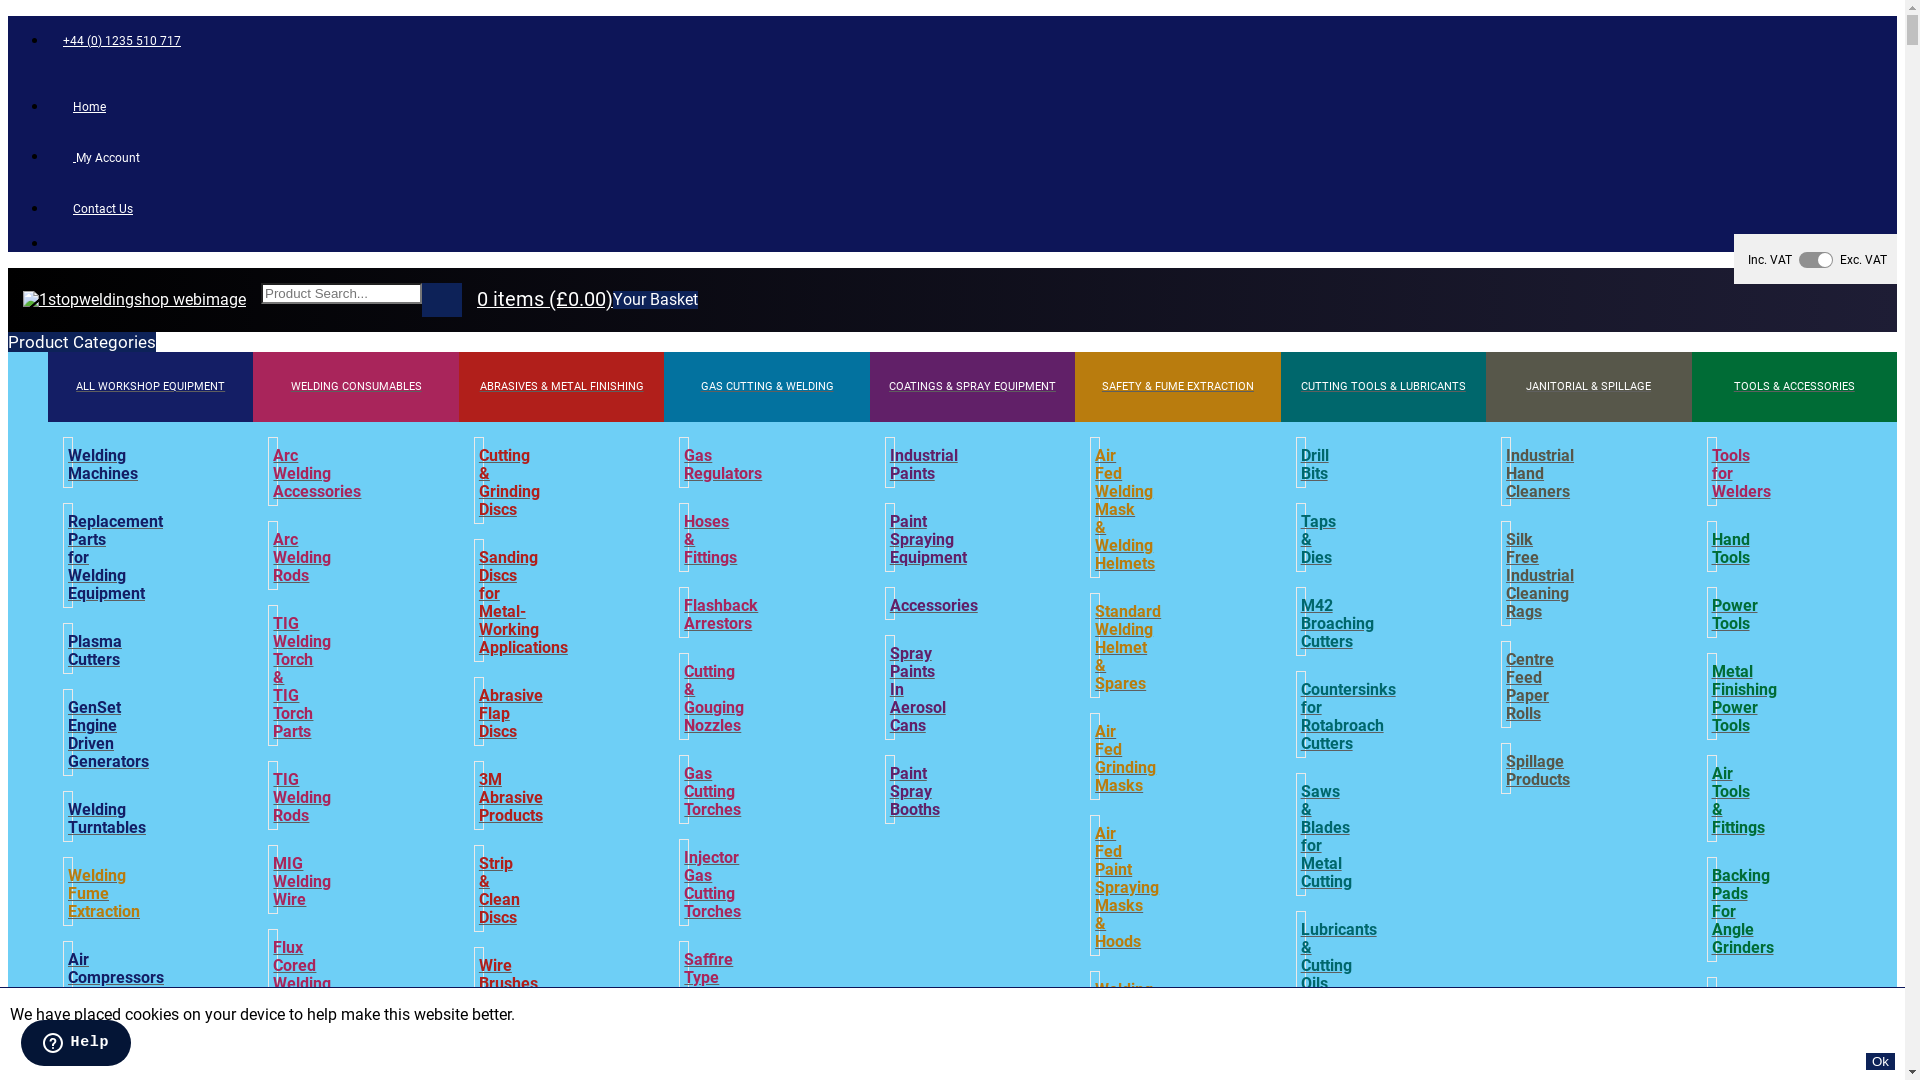 The width and height of the screenshot is (1920, 1080). What do you see at coordinates (523, 601) in the screenshot?
I see `'Sanding Discs for Metal-Working Applications'` at bounding box center [523, 601].